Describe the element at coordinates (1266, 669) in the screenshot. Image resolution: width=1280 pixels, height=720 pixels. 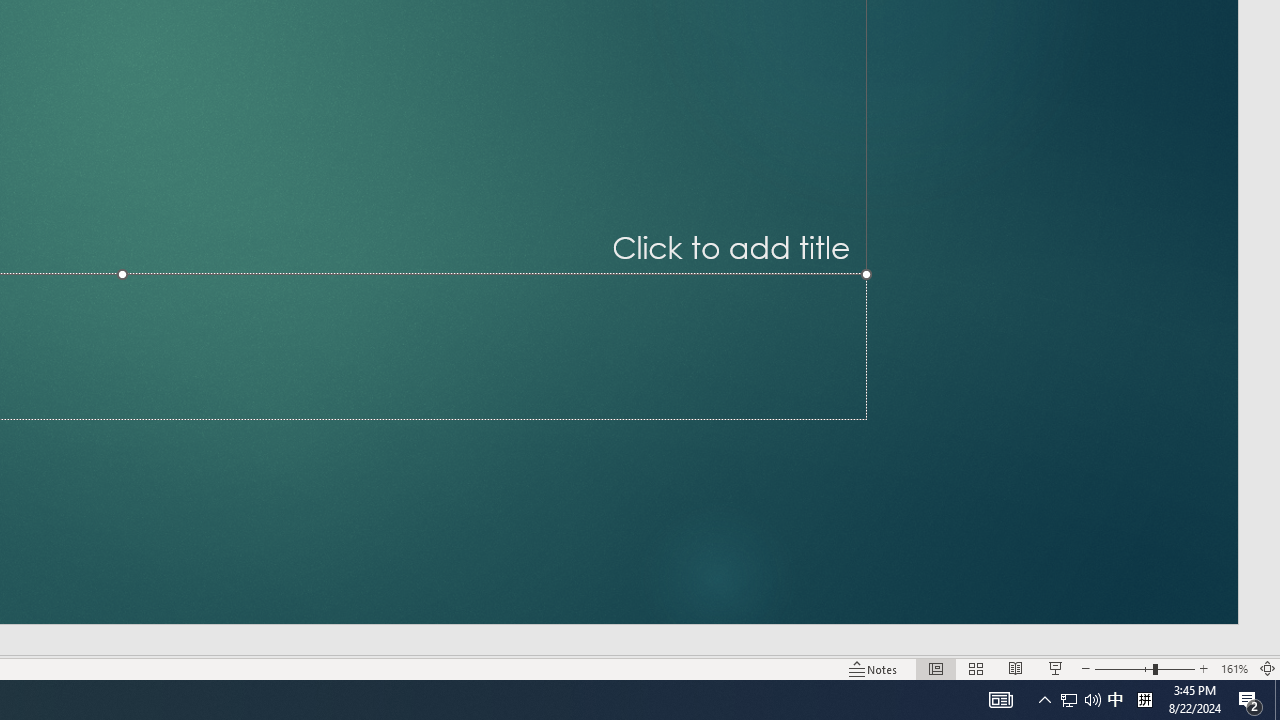
I see `'Zoom to Fit '` at that location.